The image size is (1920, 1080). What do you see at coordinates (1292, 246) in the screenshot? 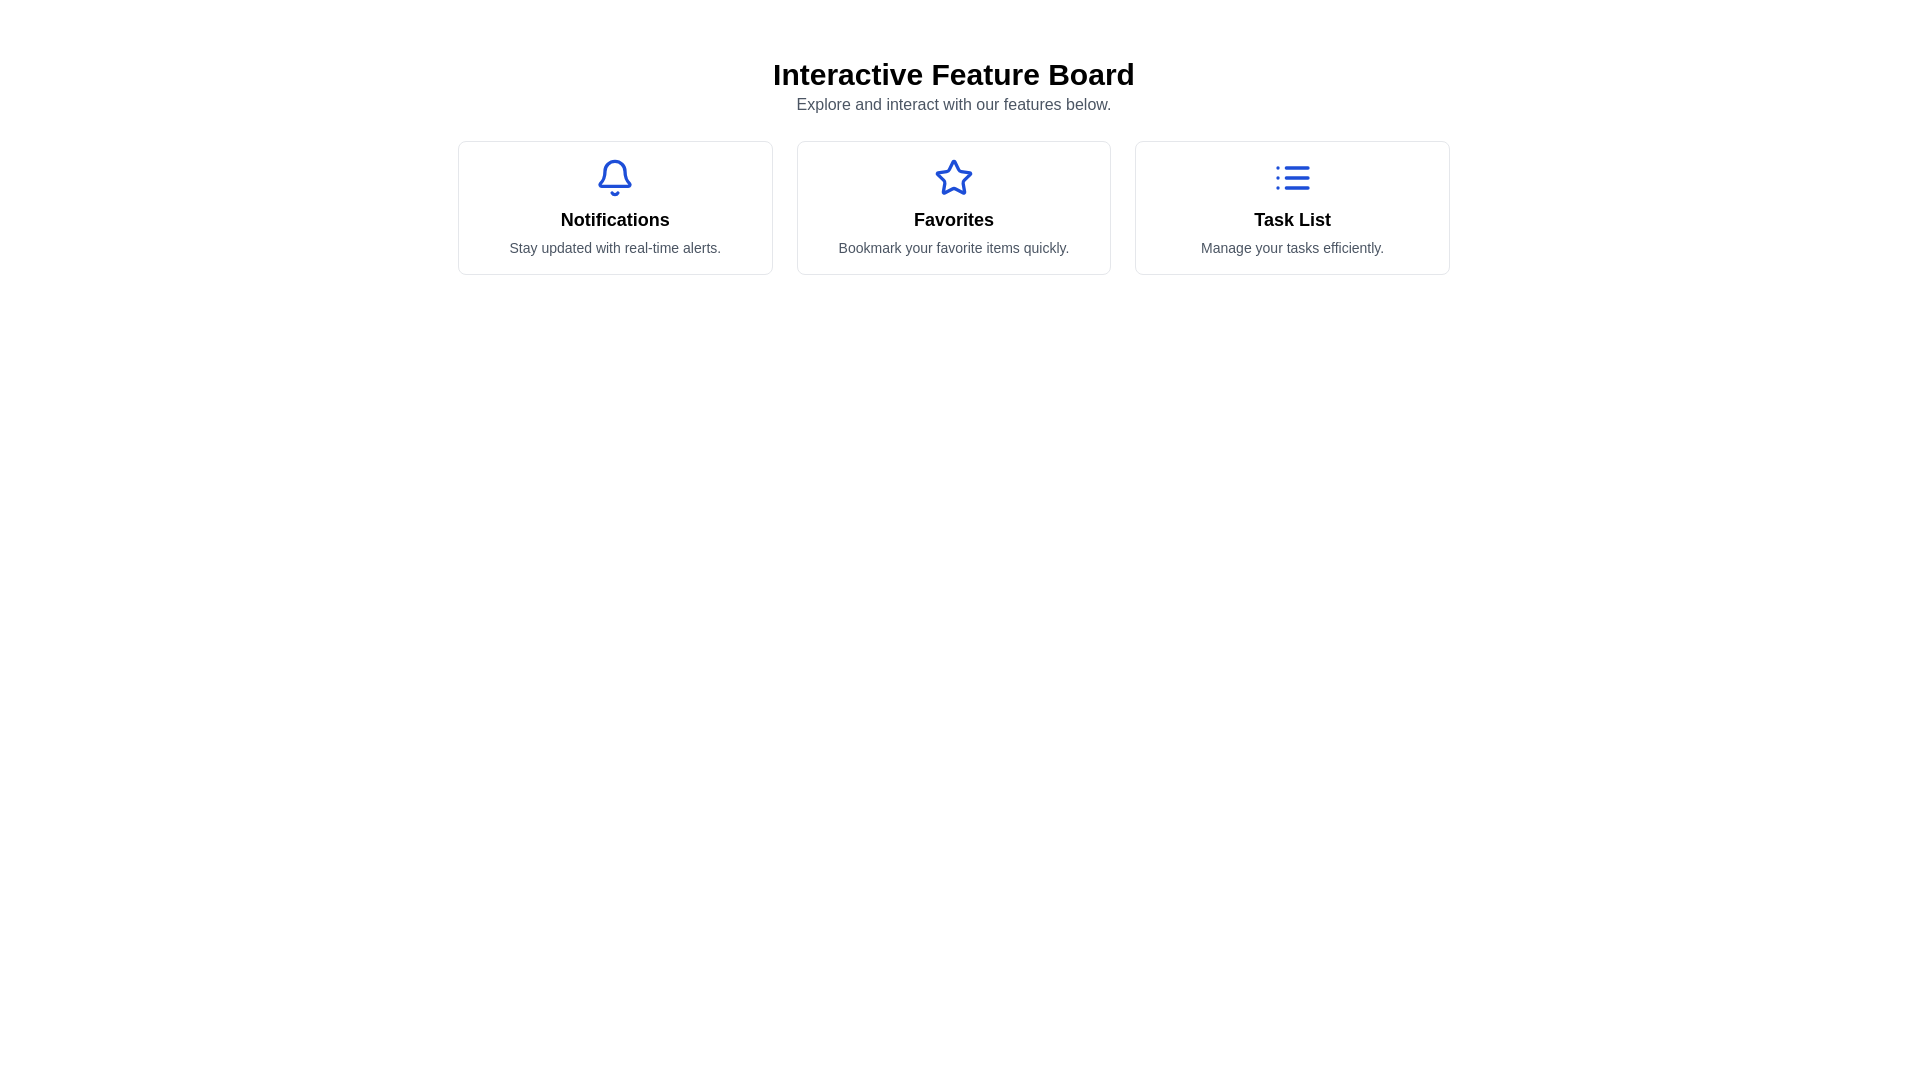
I see `the text component displaying 'Manage your tasks efficiently.' which is gray, center-aligned, and located beneath the 'Task List' title within the 'Task List' group` at bounding box center [1292, 246].